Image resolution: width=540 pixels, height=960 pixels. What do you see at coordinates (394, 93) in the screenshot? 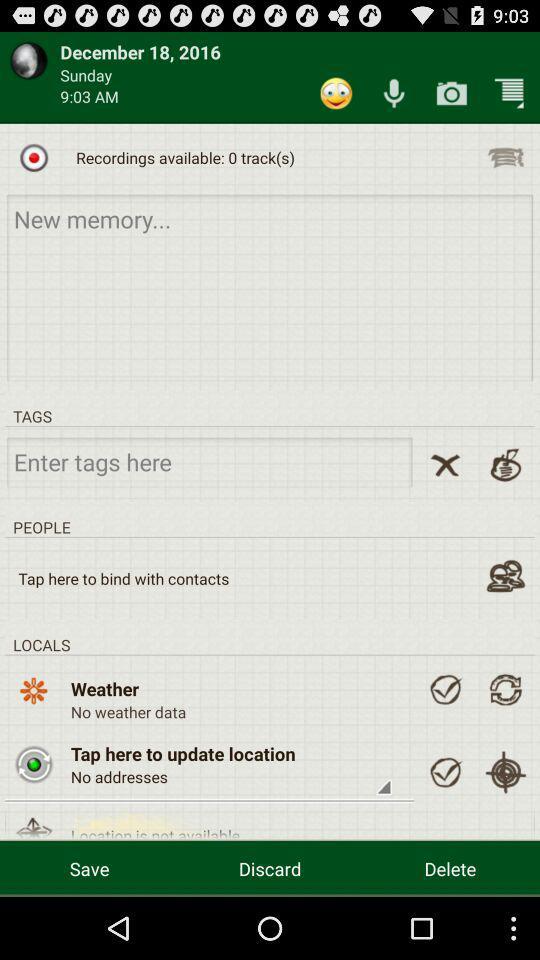
I see `mike option turned on` at bounding box center [394, 93].